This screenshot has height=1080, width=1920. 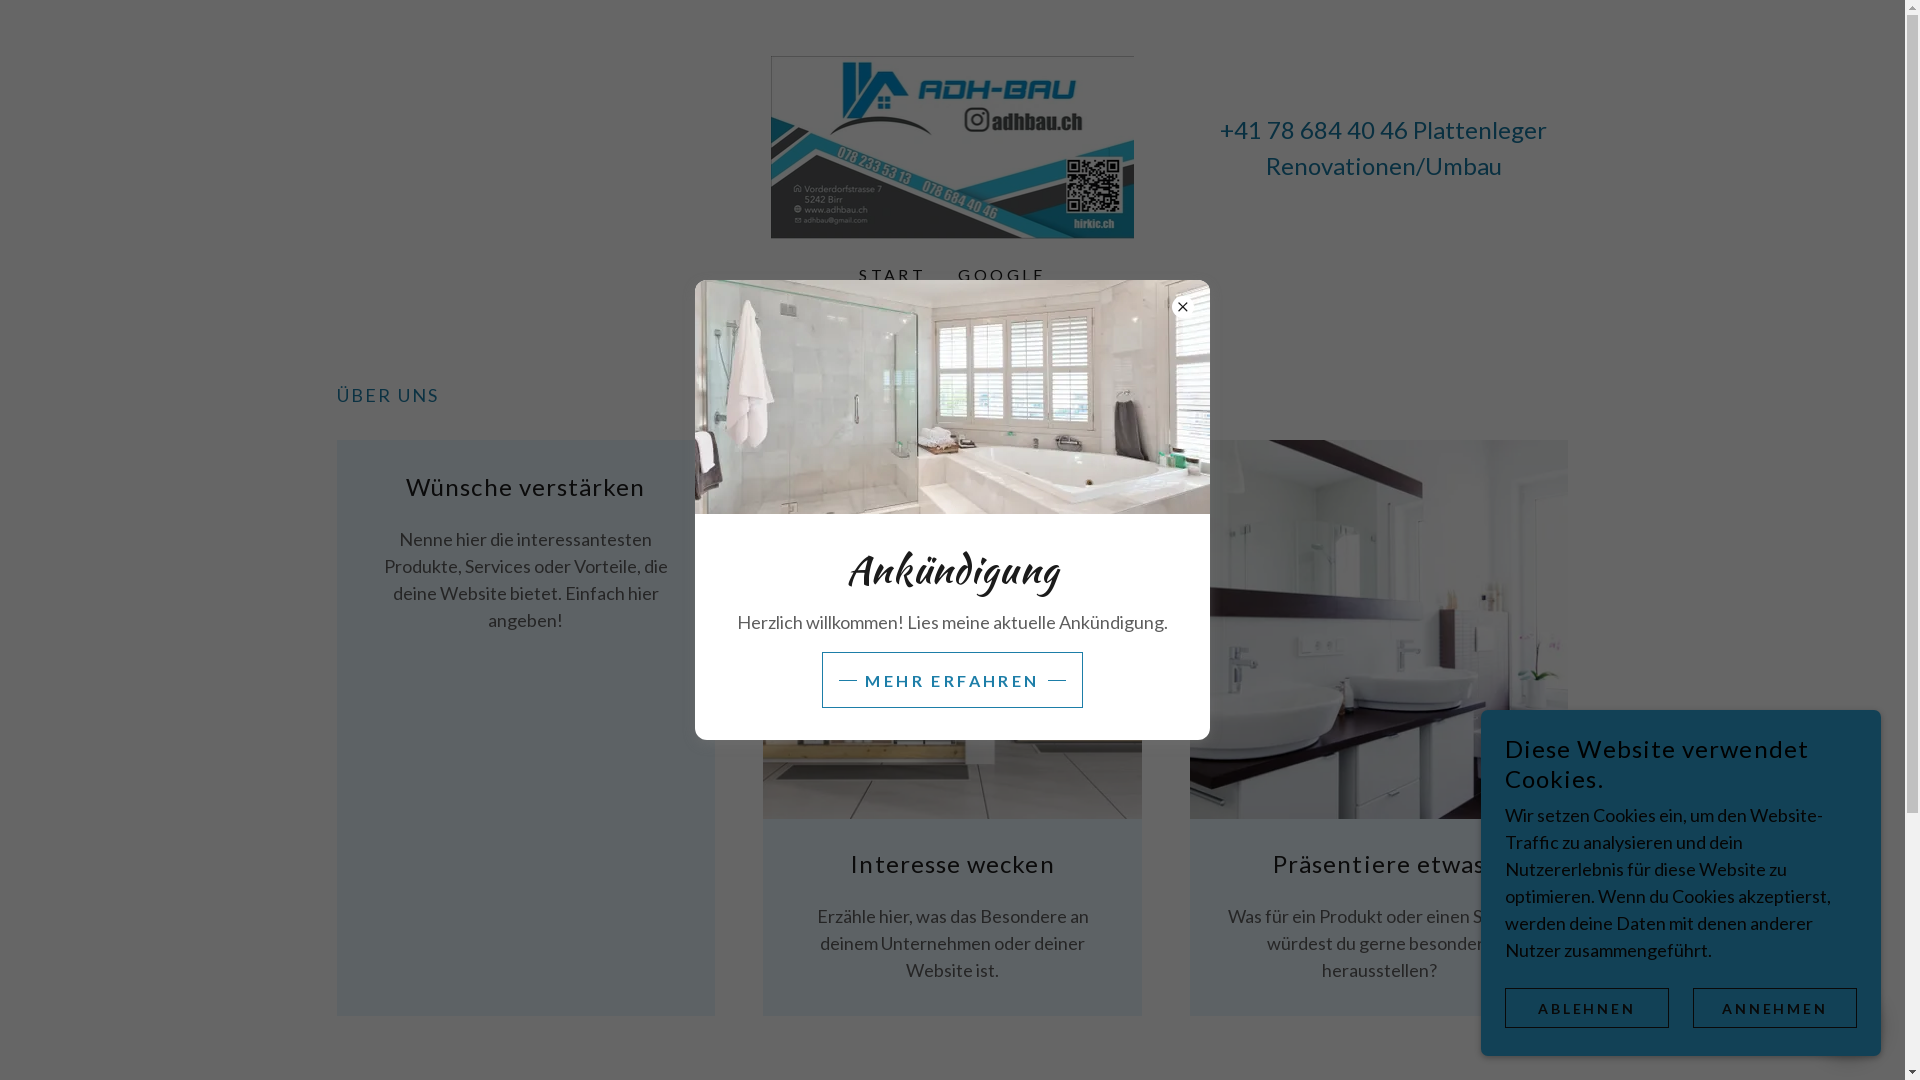 I want to click on ' ADH-BAU, so click(x=952, y=144).